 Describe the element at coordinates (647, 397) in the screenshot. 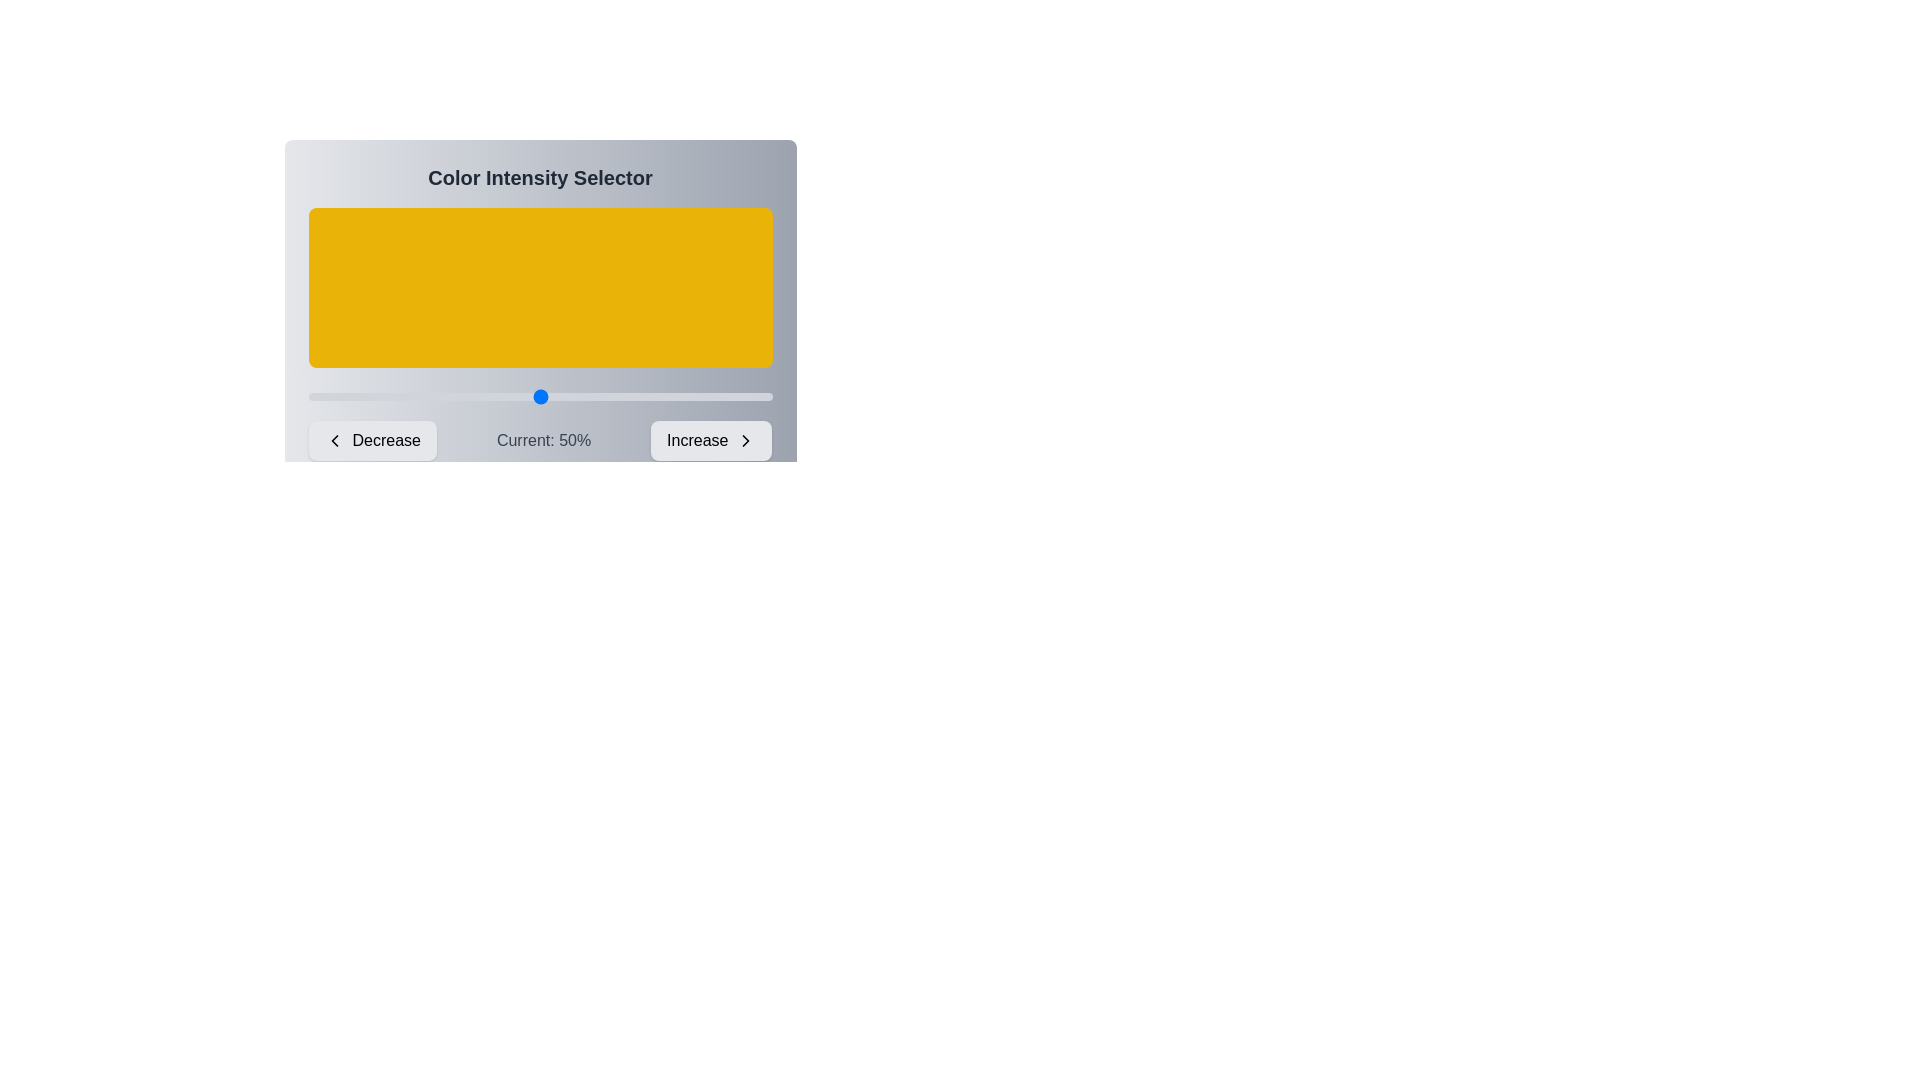

I see `color intensity` at that location.